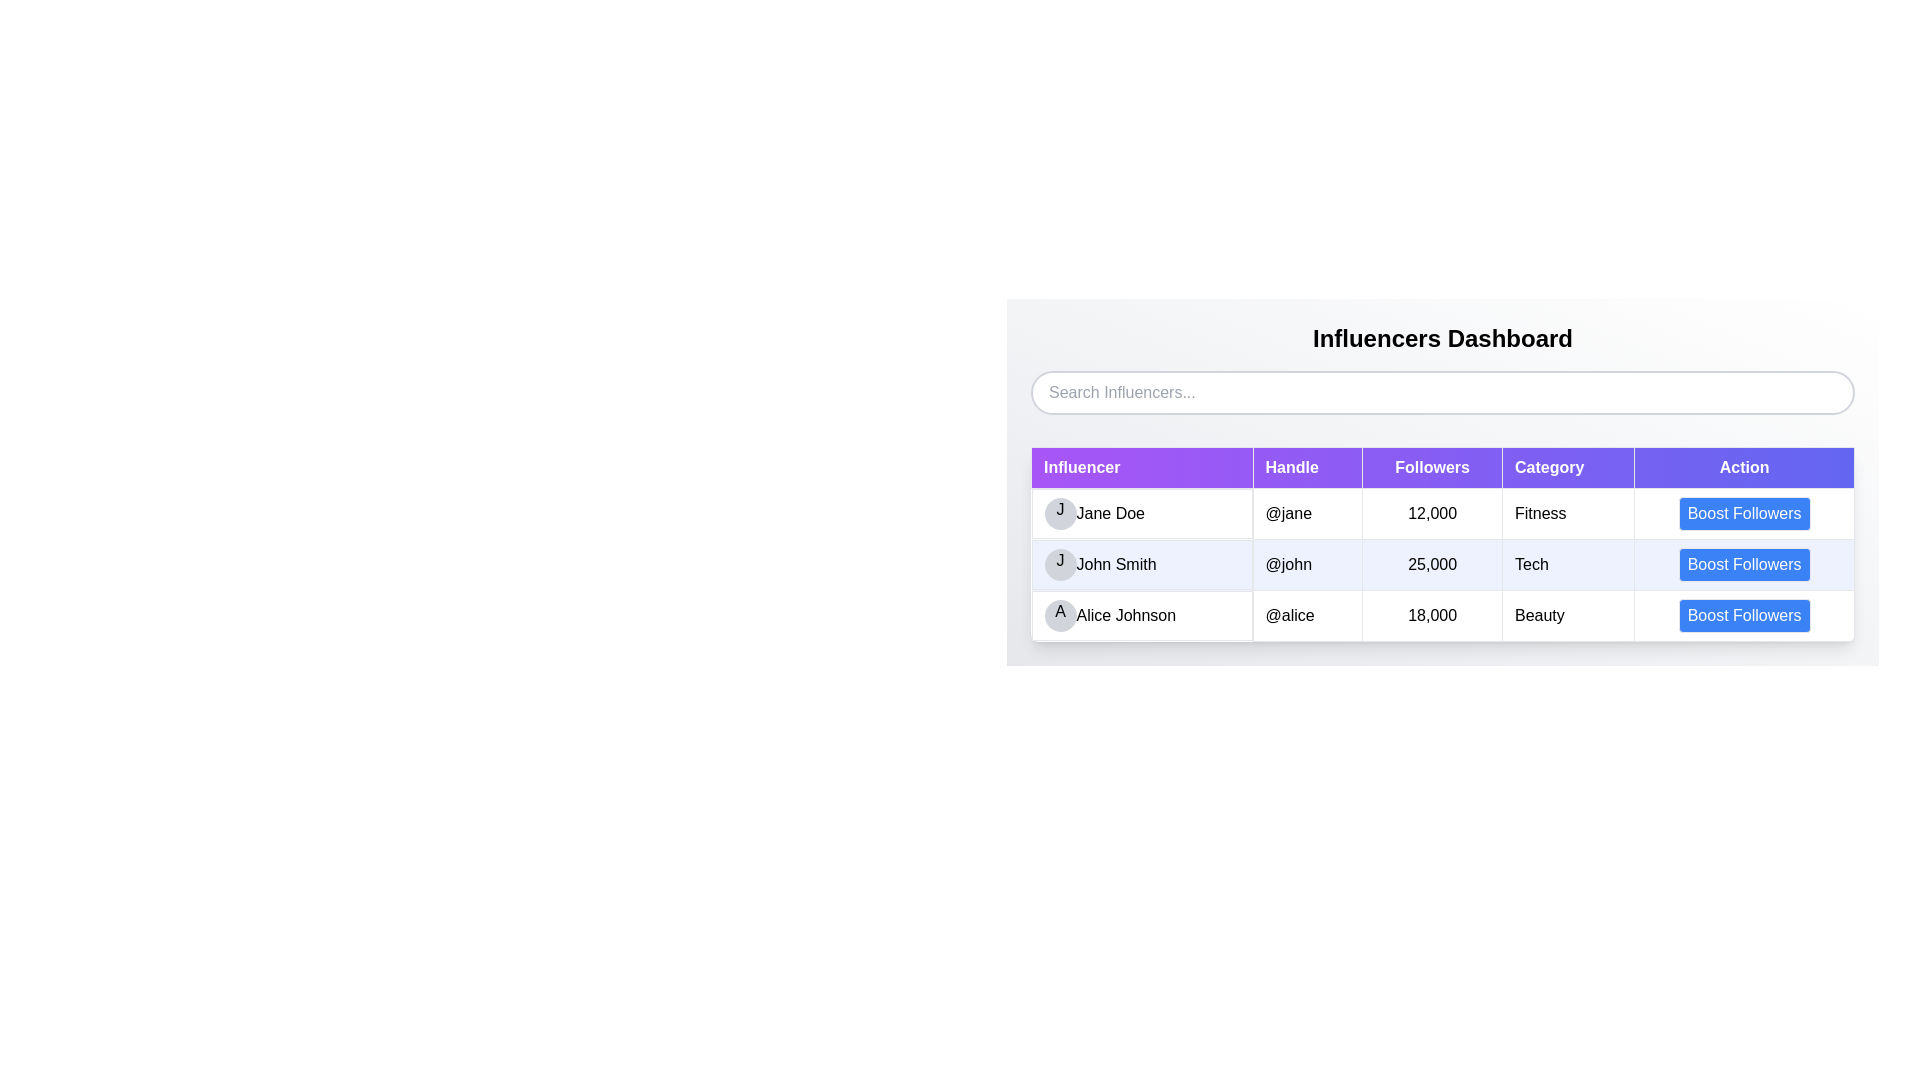  I want to click on text display element representing the handle for the influencer 'Jane Doe' in the first row of the table, so click(1307, 512).